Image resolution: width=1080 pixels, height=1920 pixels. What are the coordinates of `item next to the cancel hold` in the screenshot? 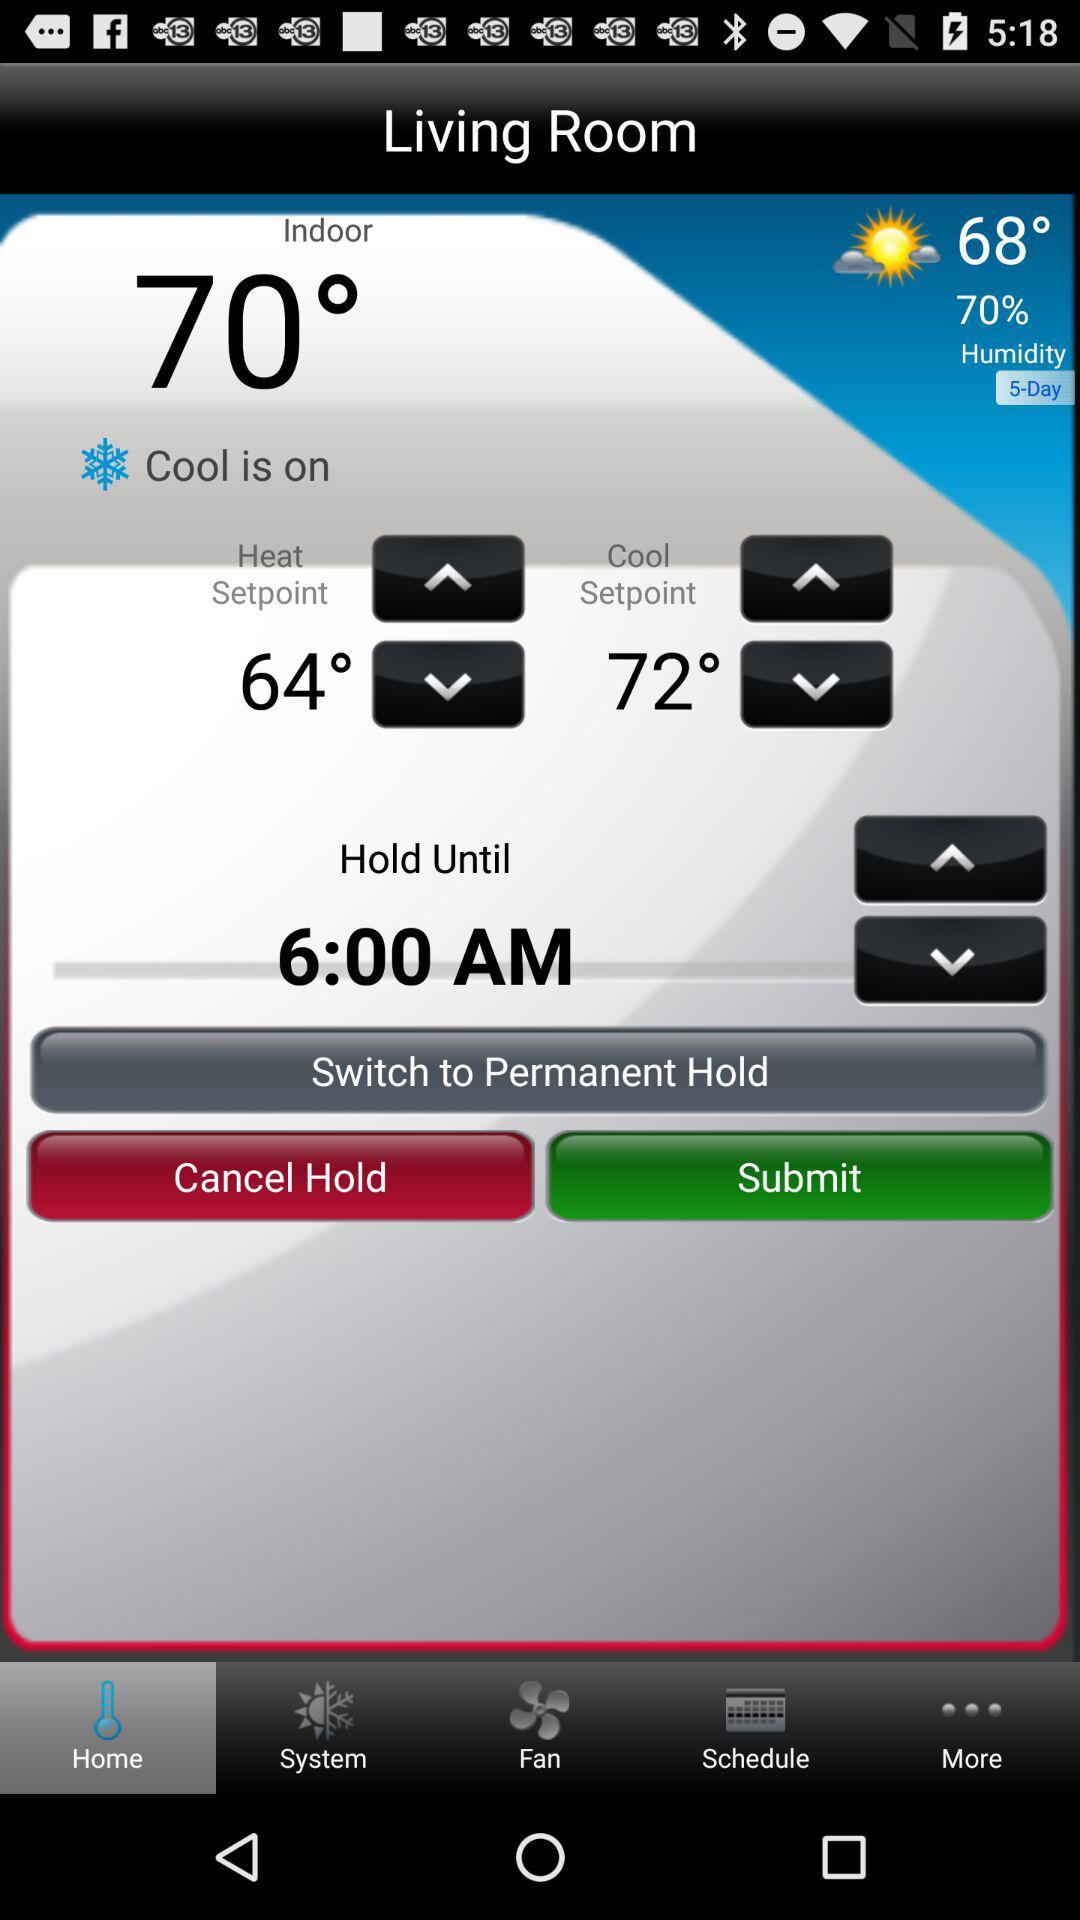 It's located at (798, 1176).